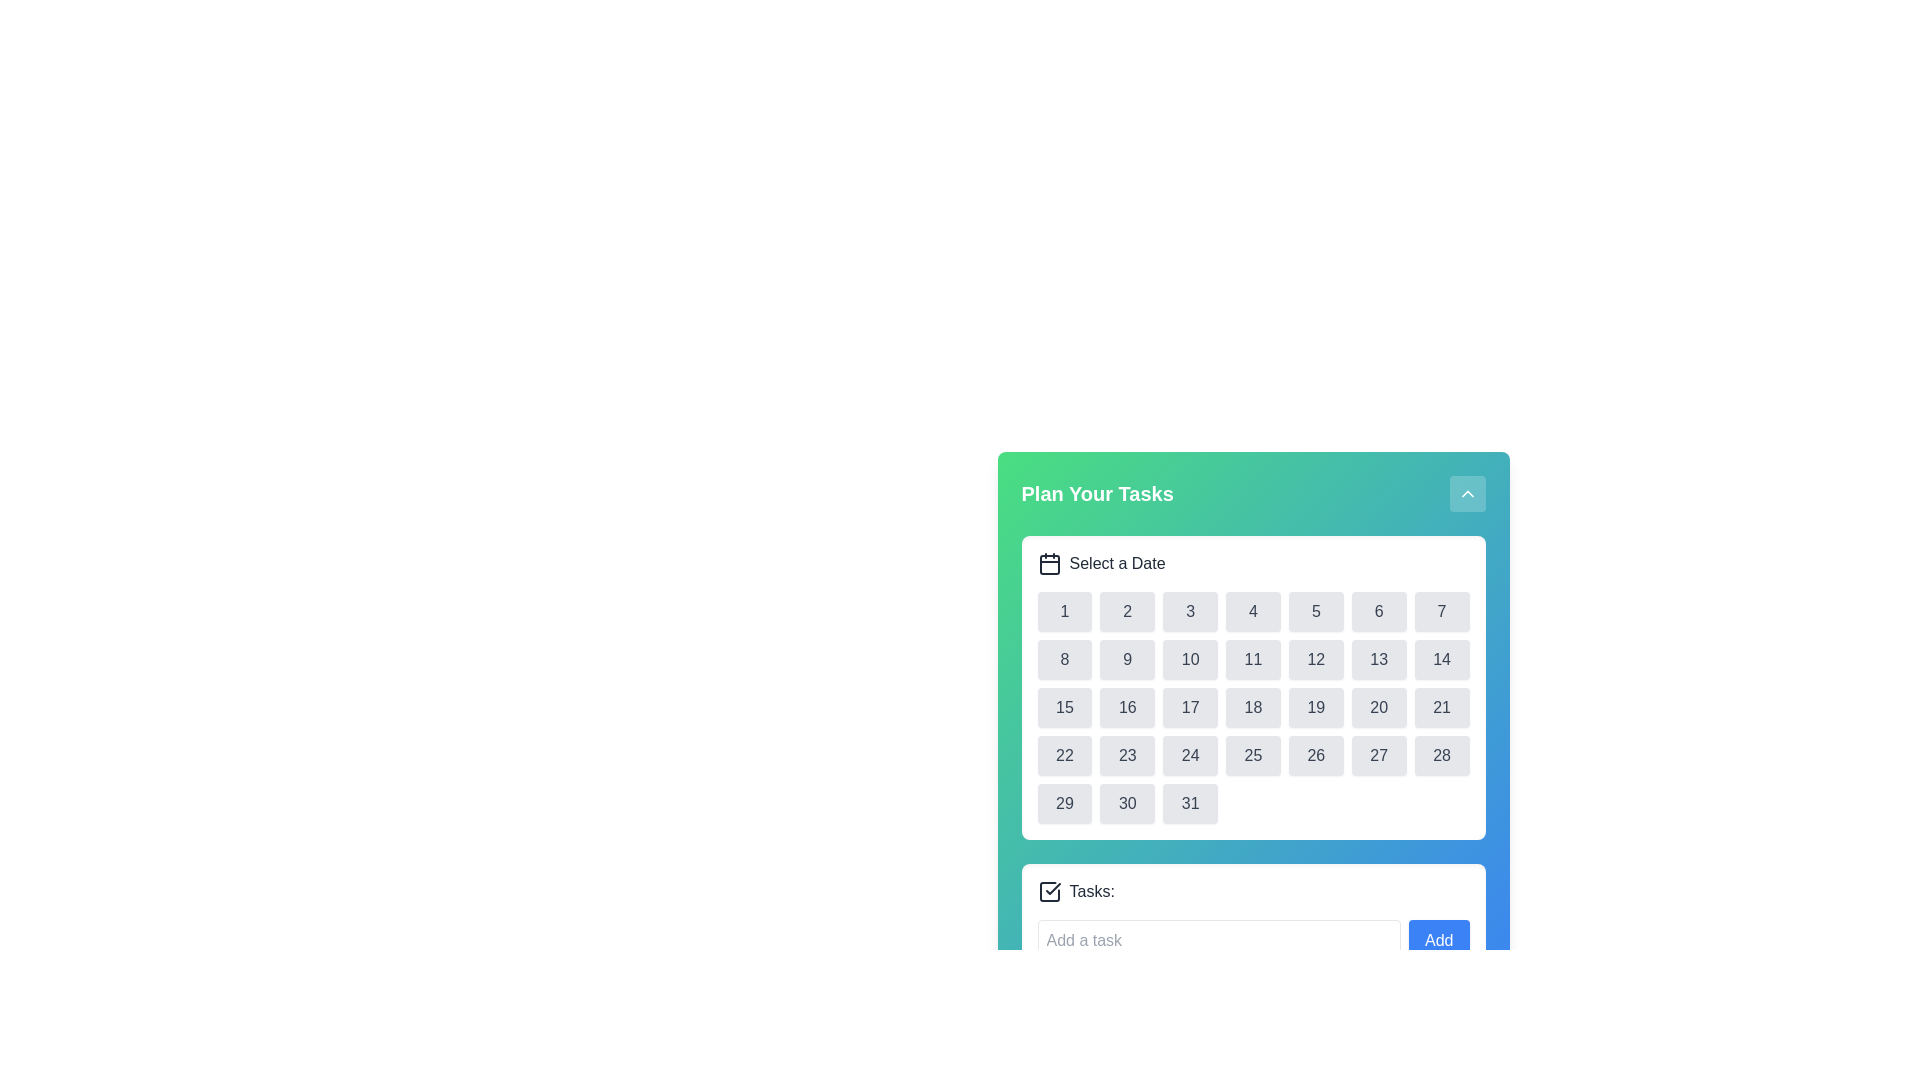 This screenshot has width=1920, height=1080. What do you see at coordinates (1096, 493) in the screenshot?
I see `the text element displaying 'Plan Your Tasks', which is styled with a larger font size and bold weight, located at the top-left corner of the interface within a green background gradient bar` at bounding box center [1096, 493].